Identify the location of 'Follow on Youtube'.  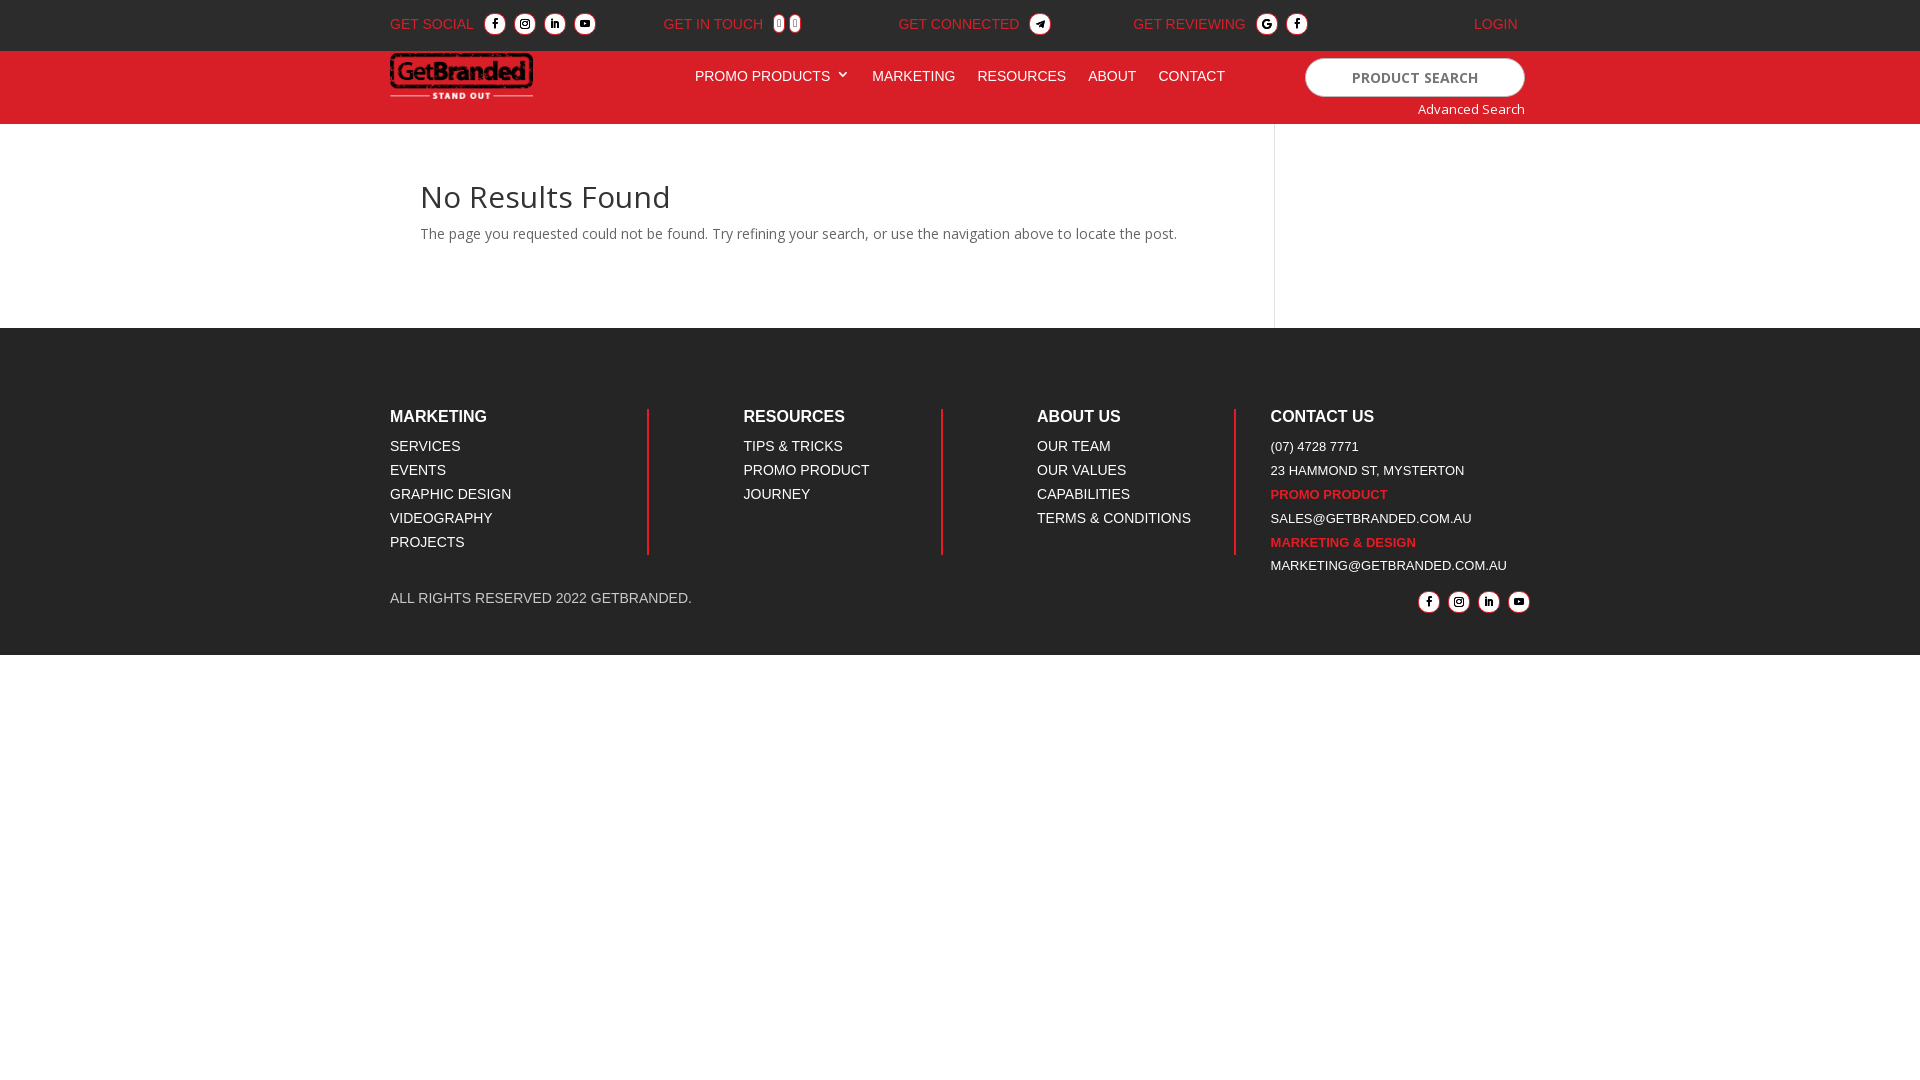
(584, 23).